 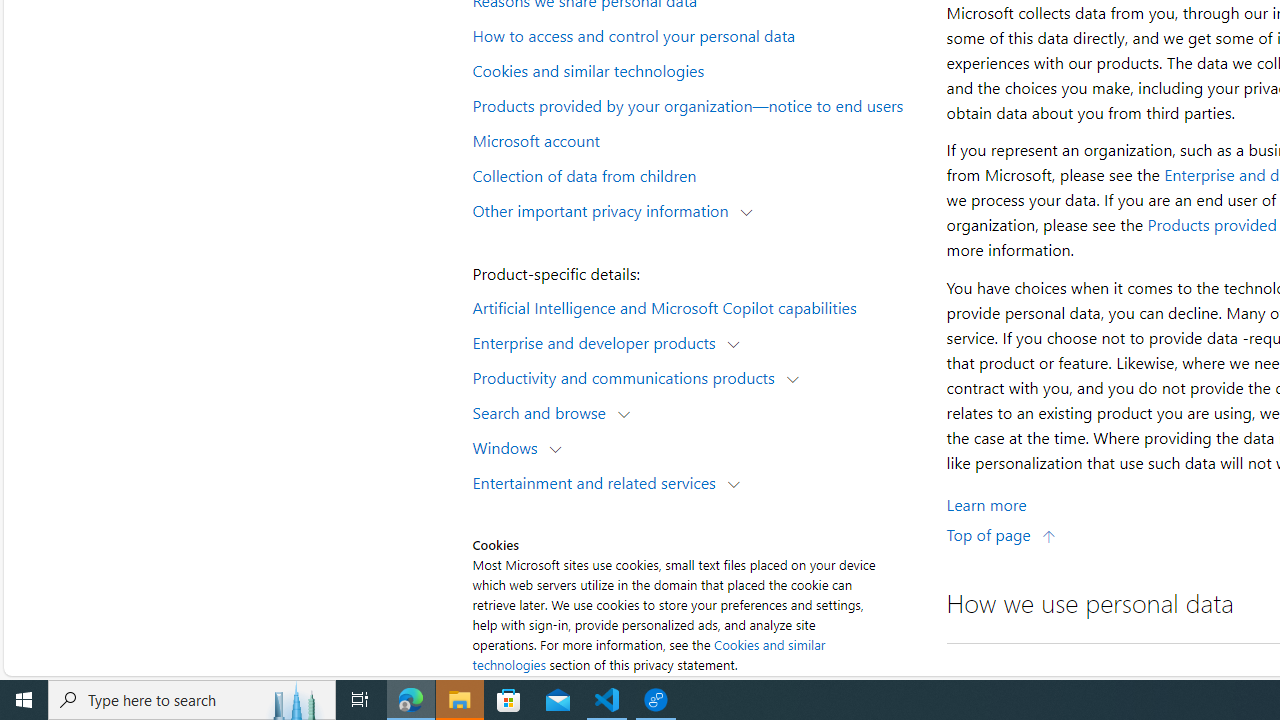 What do you see at coordinates (696, 138) in the screenshot?
I see `'Microsoft account'` at bounding box center [696, 138].